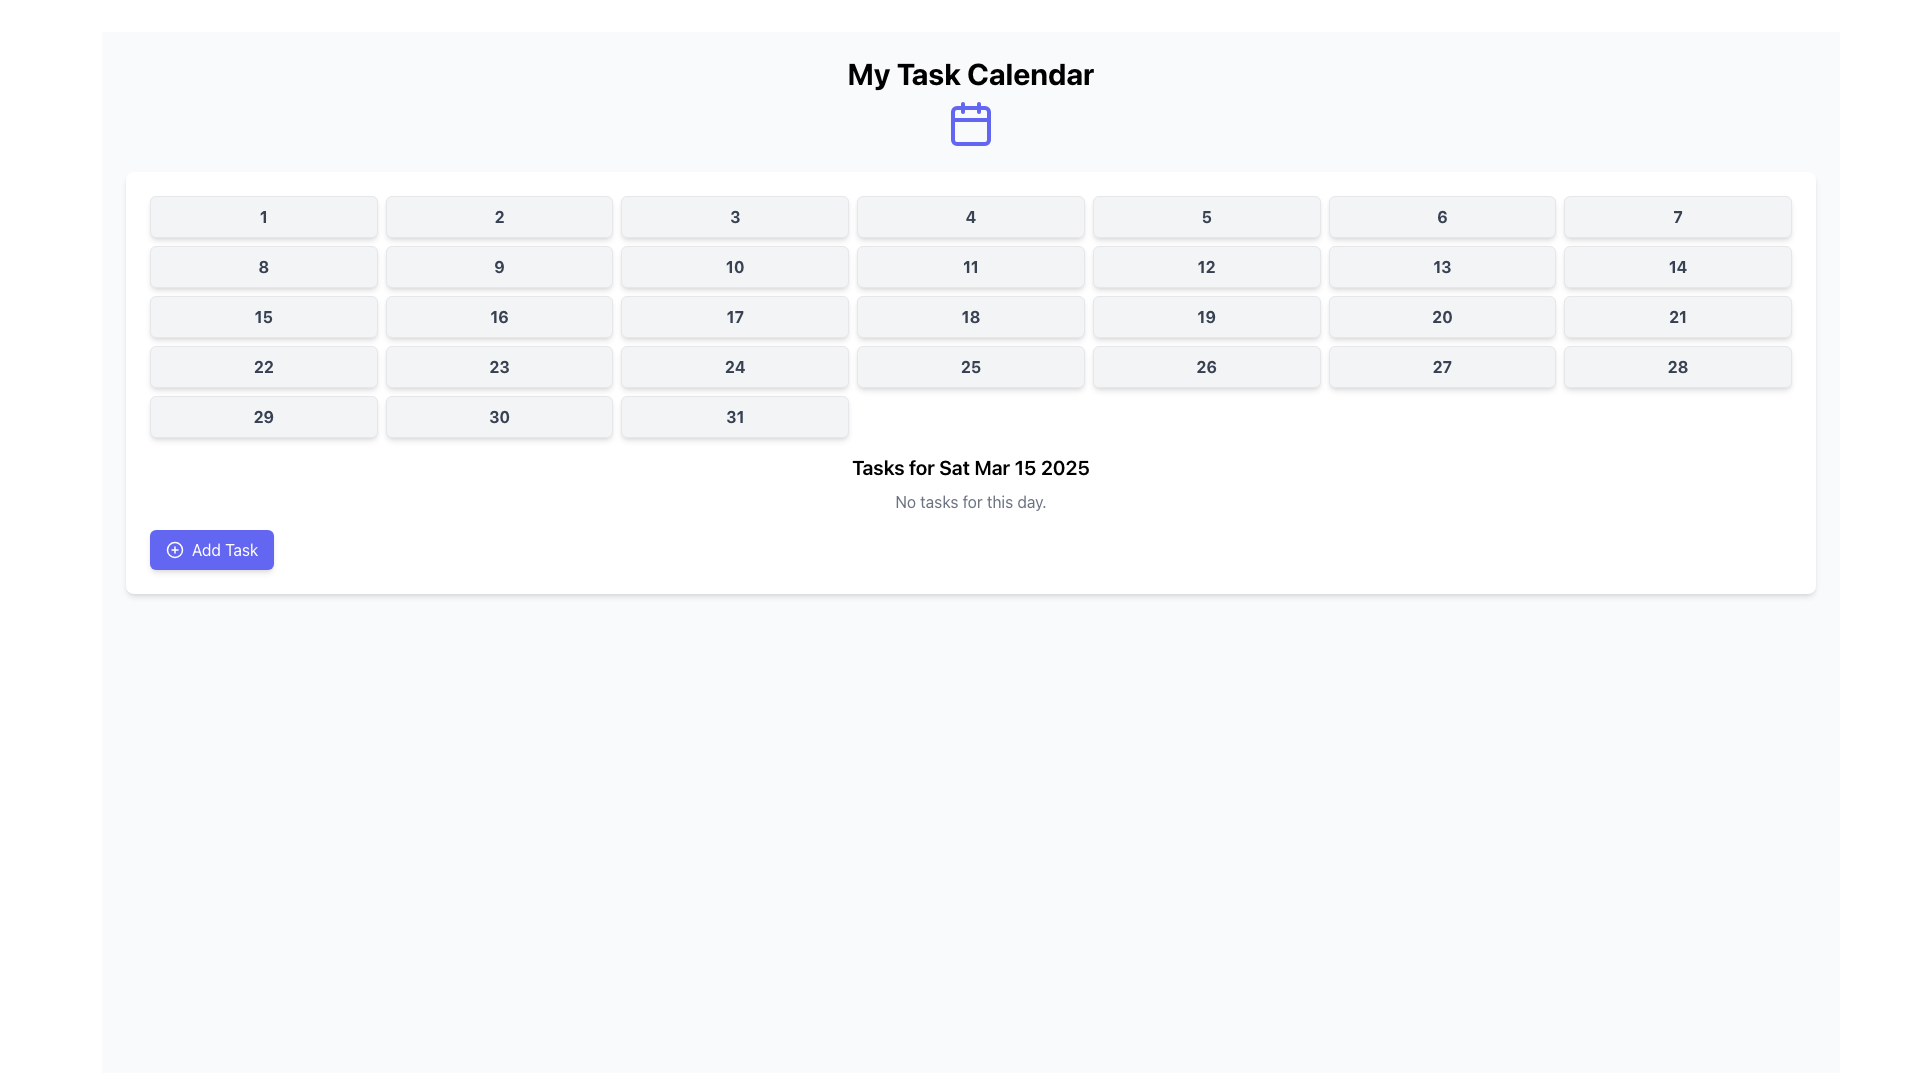  What do you see at coordinates (499, 216) in the screenshot?
I see `the rectangular button with a light gray background displaying the bold black number '2' to trigger hover styles` at bounding box center [499, 216].